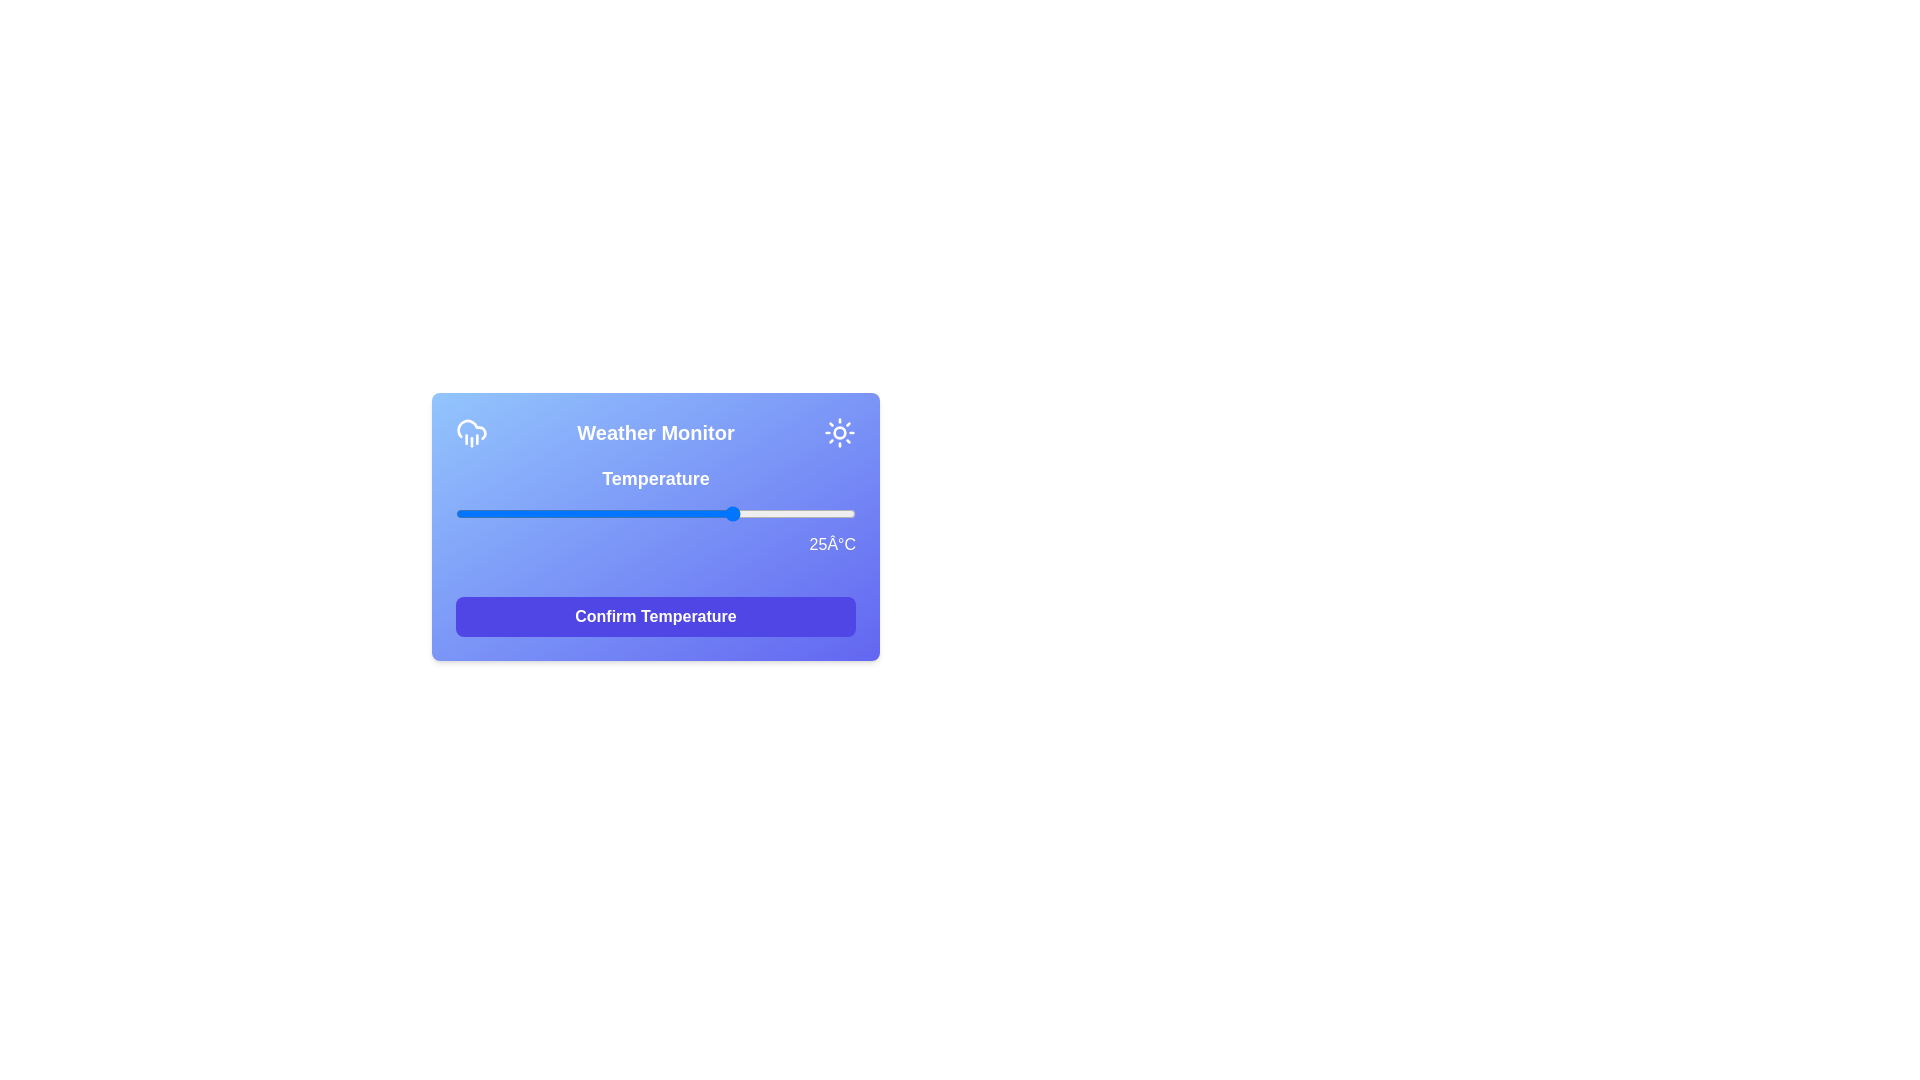 Image resolution: width=1920 pixels, height=1080 pixels. Describe the element at coordinates (656, 431) in the screenshot. I see `the Header bar labeled 'Weather Monitor' which features a cloud icon on the left and a sun icon on the right` at that location.